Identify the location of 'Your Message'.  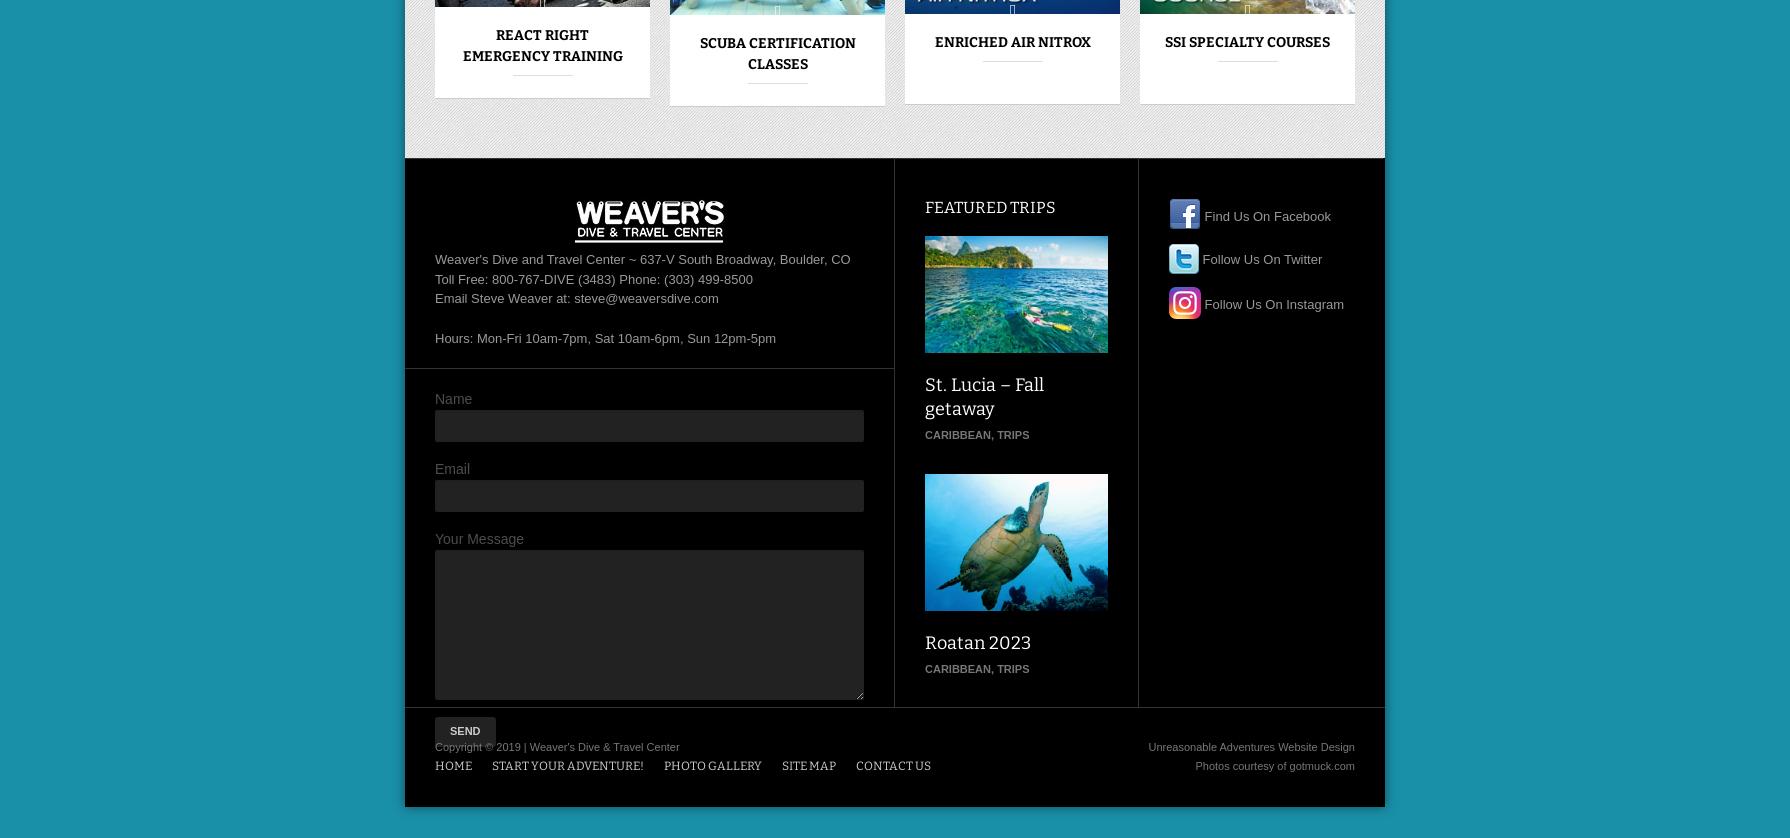
(478, 539).